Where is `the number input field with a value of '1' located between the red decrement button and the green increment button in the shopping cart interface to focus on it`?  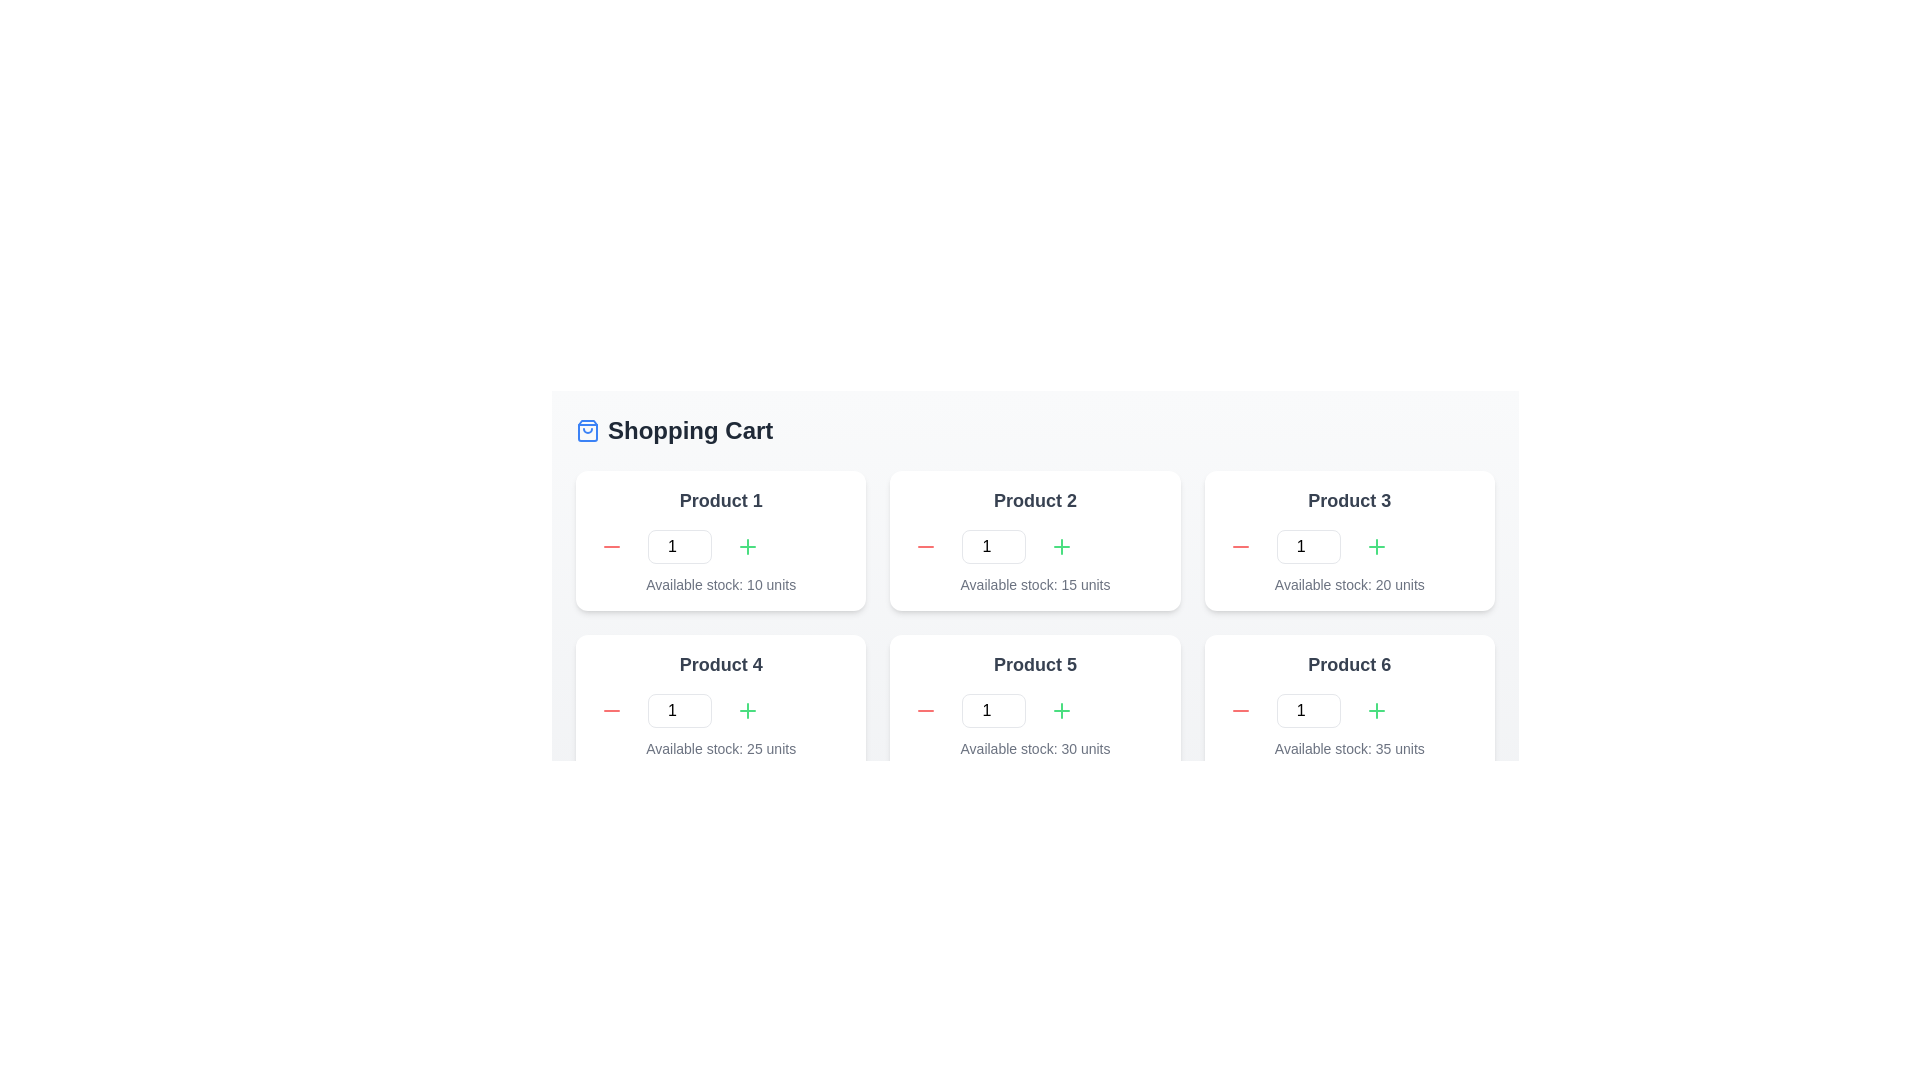
the number input field with a value of '1' located between the red decrement button and the green increment button in the shopping cart interface to focus on it is located at coordinates (994, 547).